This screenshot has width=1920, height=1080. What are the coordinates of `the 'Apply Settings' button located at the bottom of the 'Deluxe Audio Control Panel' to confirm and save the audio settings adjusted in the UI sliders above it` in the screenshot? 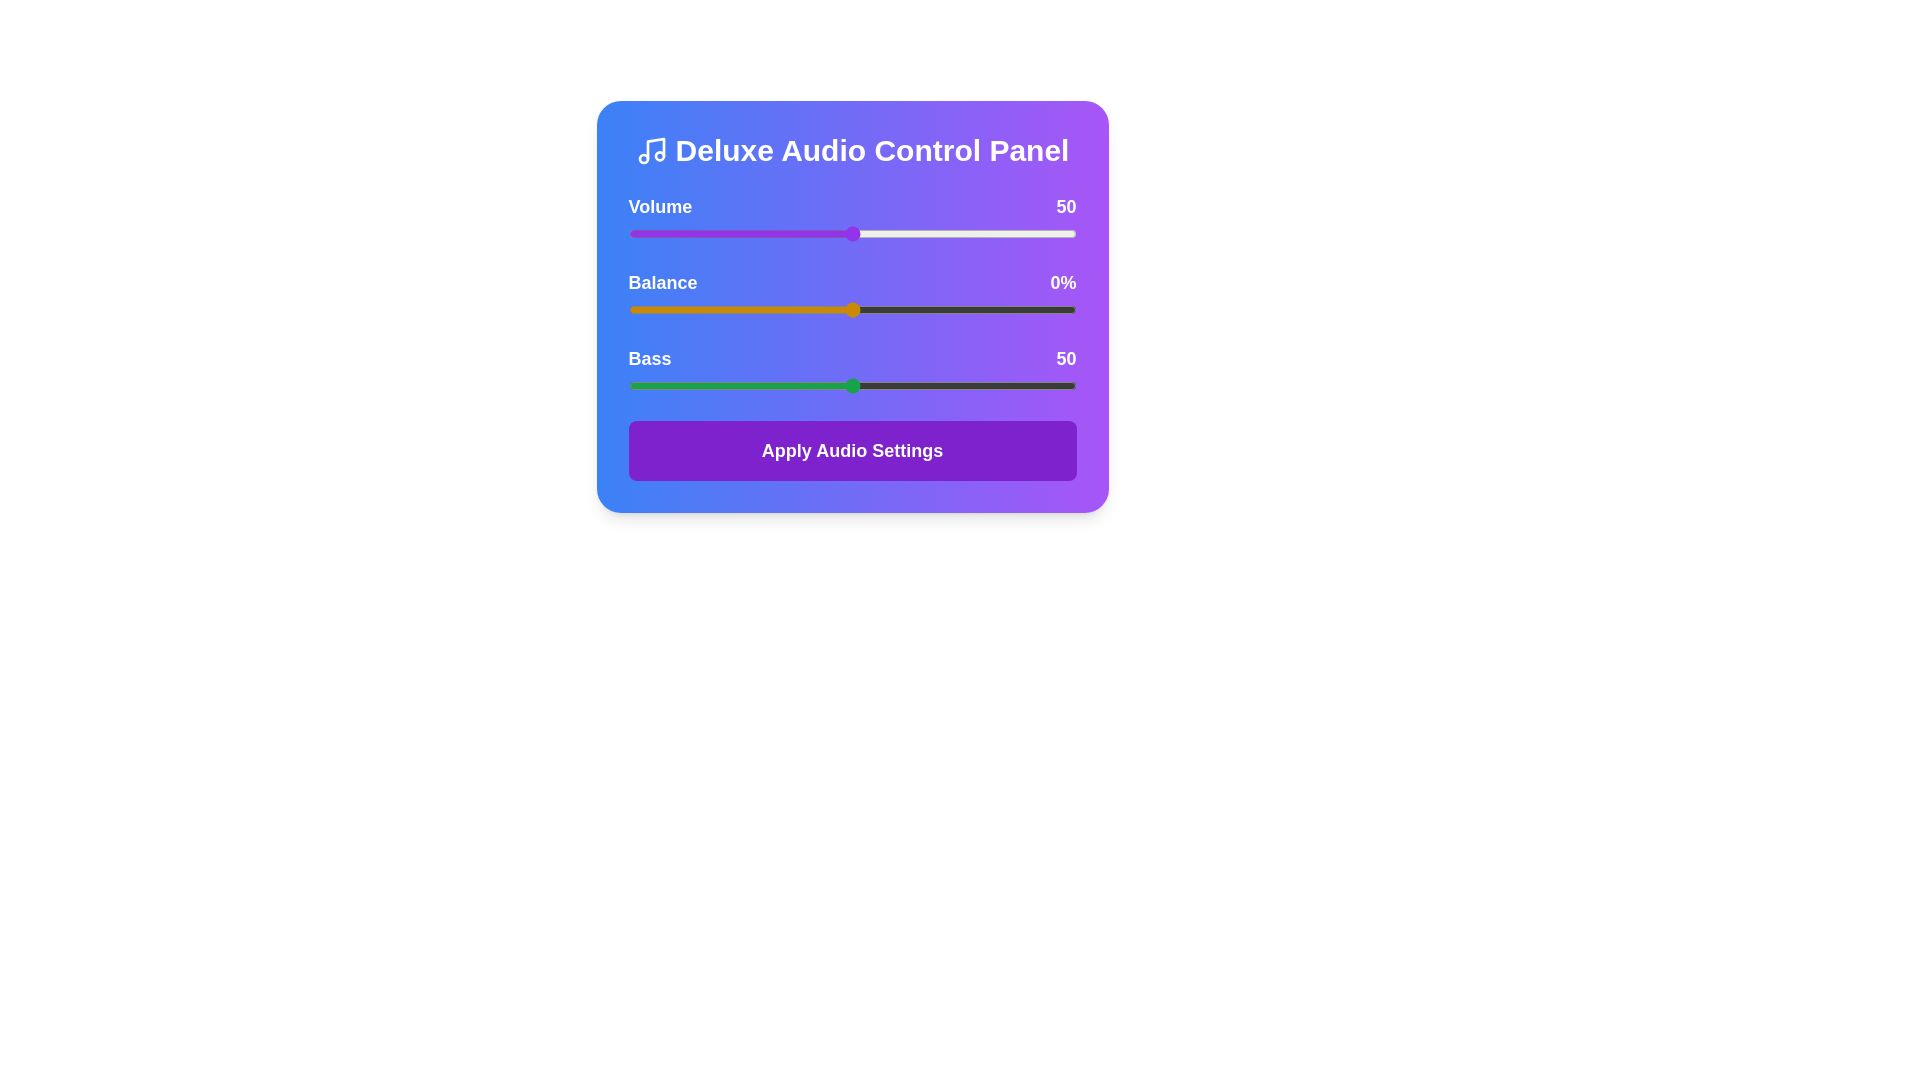 It's located at (852, 451).